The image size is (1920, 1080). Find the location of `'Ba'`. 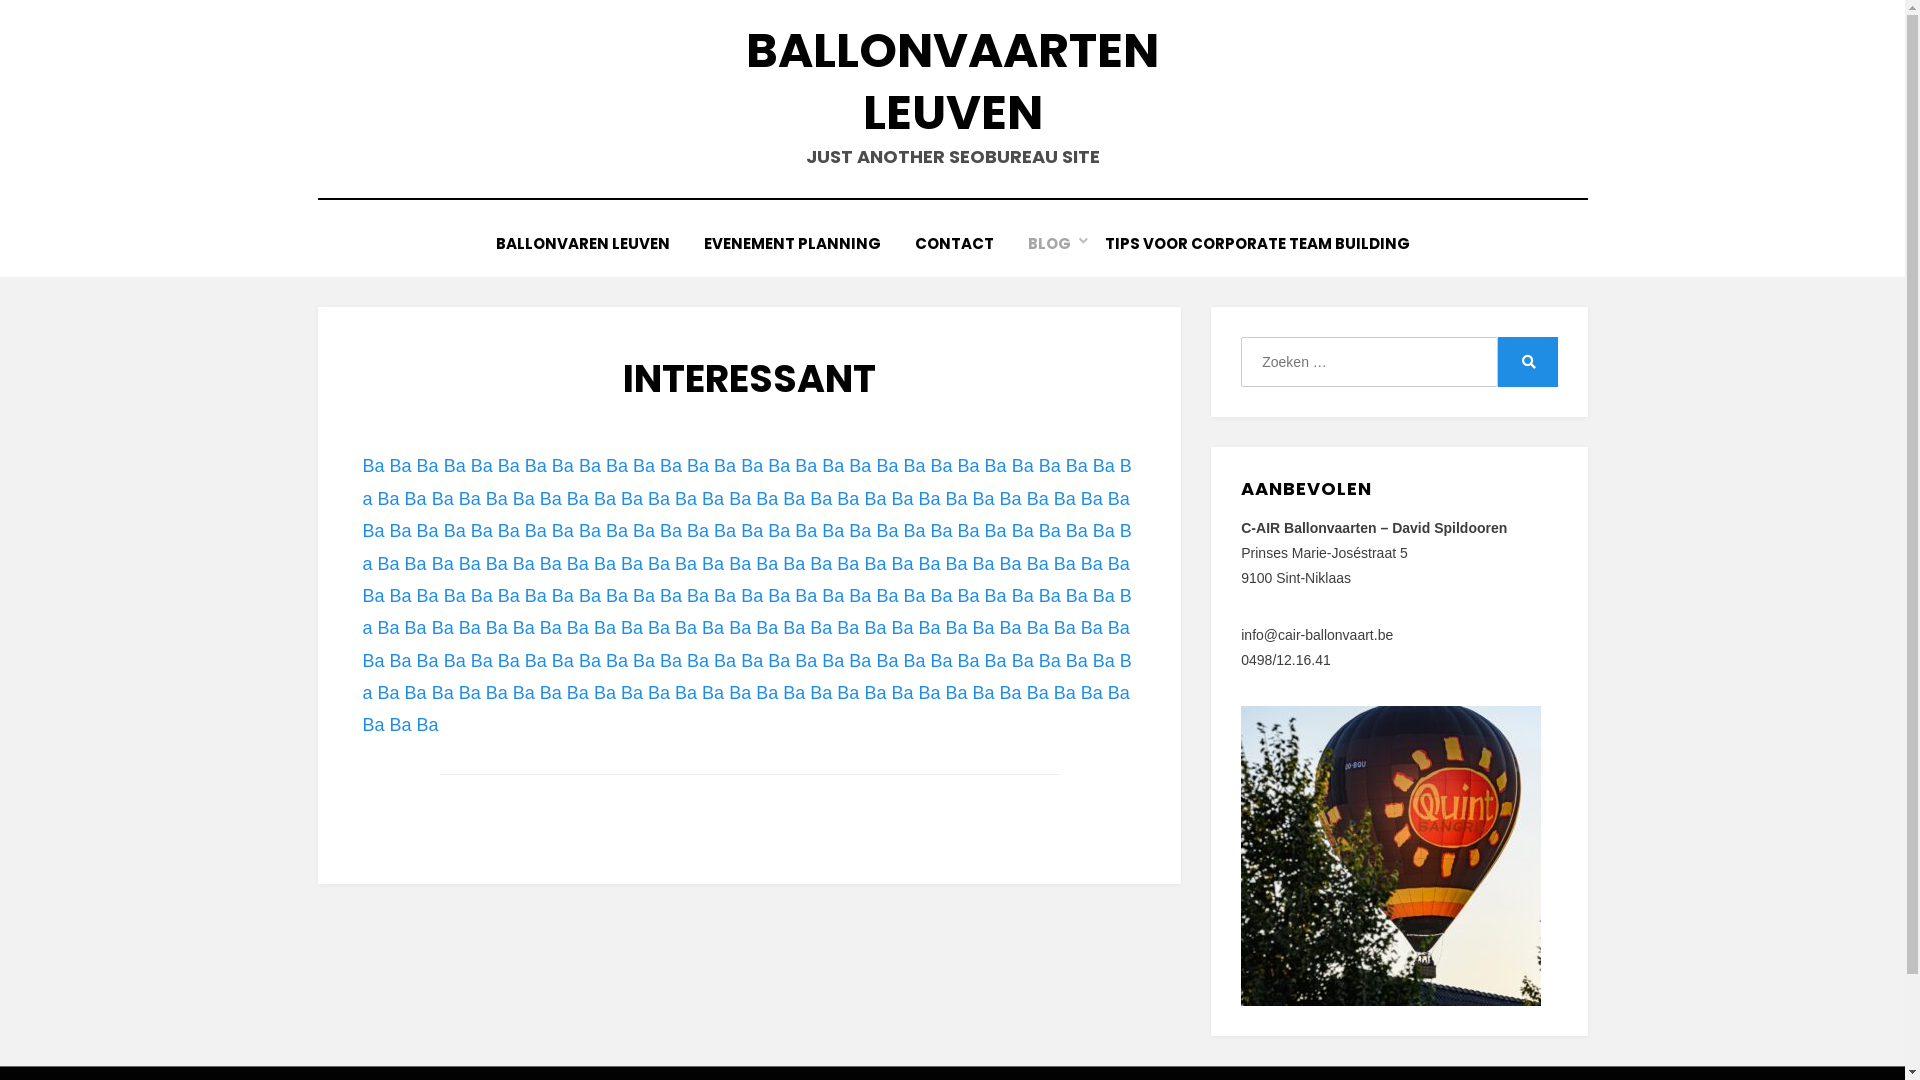

'Ba' is located at coordinates (996, 530).